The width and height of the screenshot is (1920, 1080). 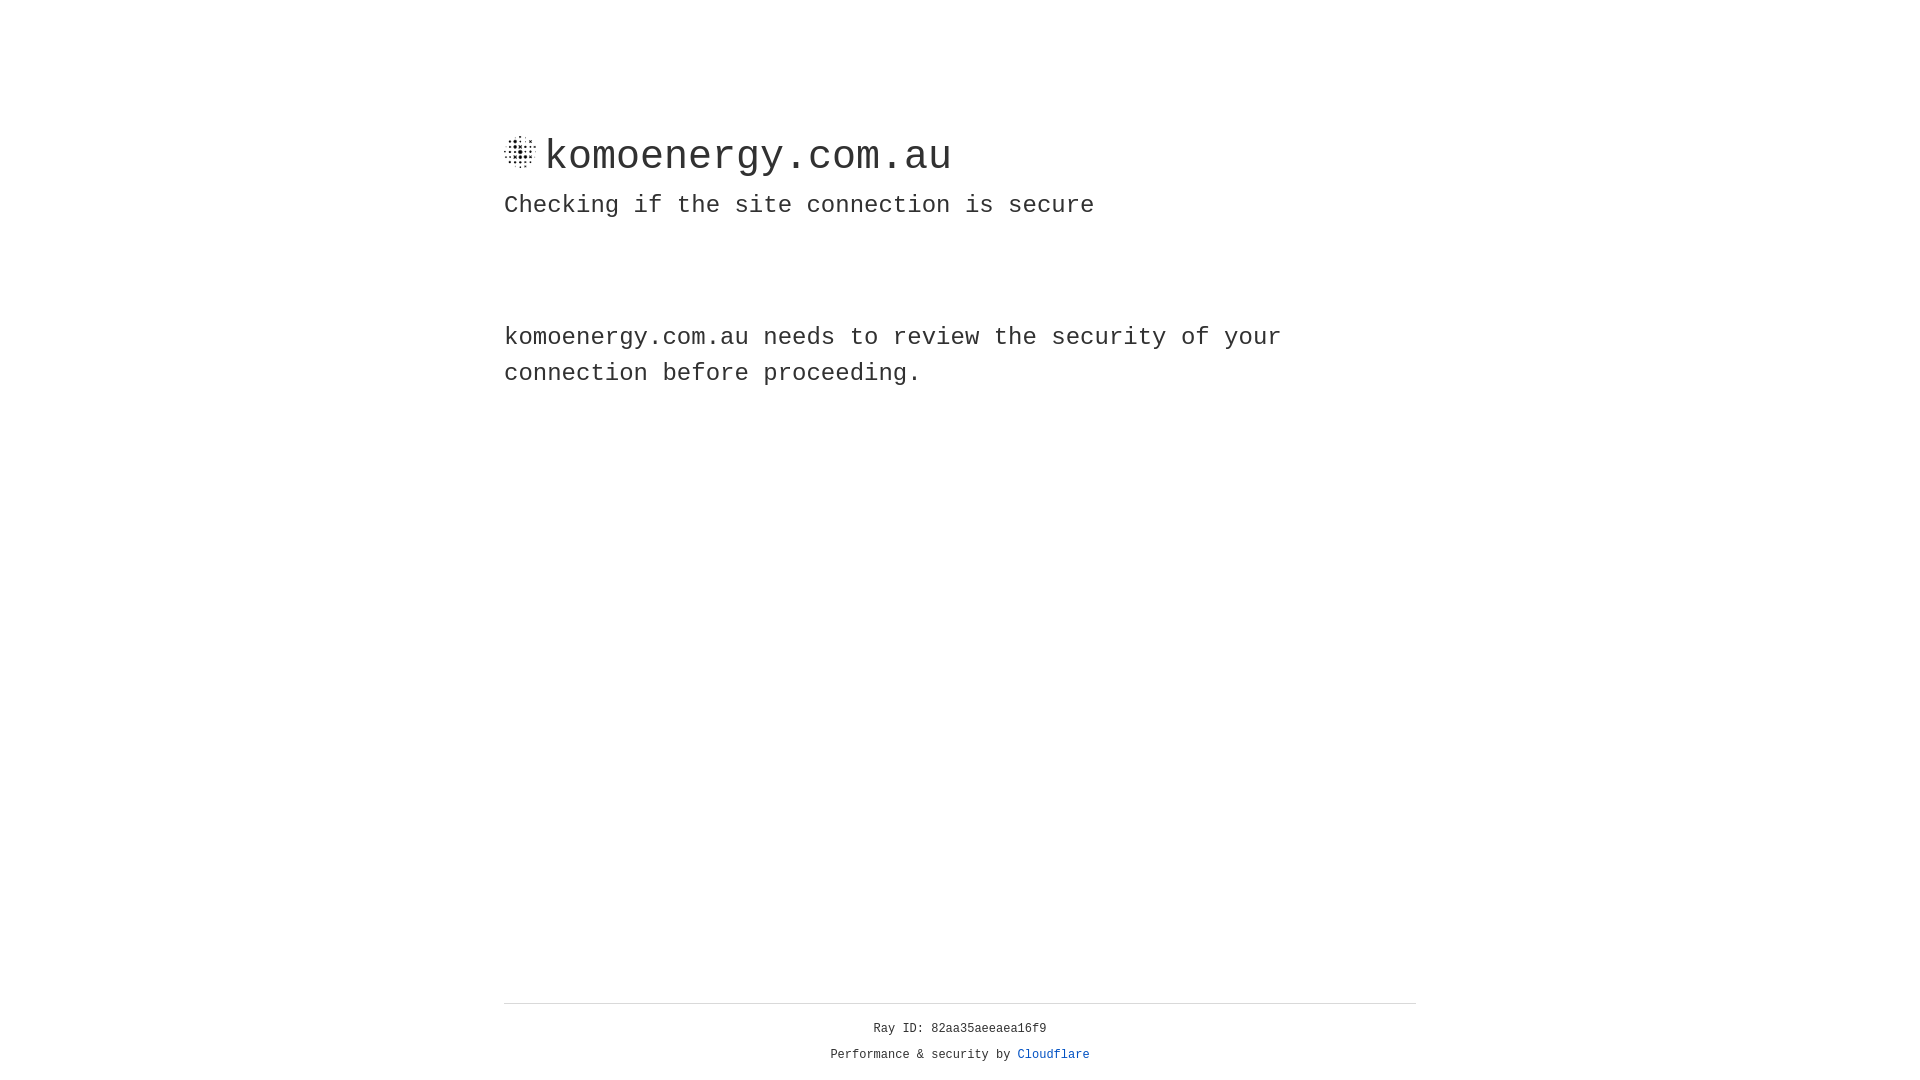 I want to click on 'Cloudflare', so click(x=1053, y=1054).